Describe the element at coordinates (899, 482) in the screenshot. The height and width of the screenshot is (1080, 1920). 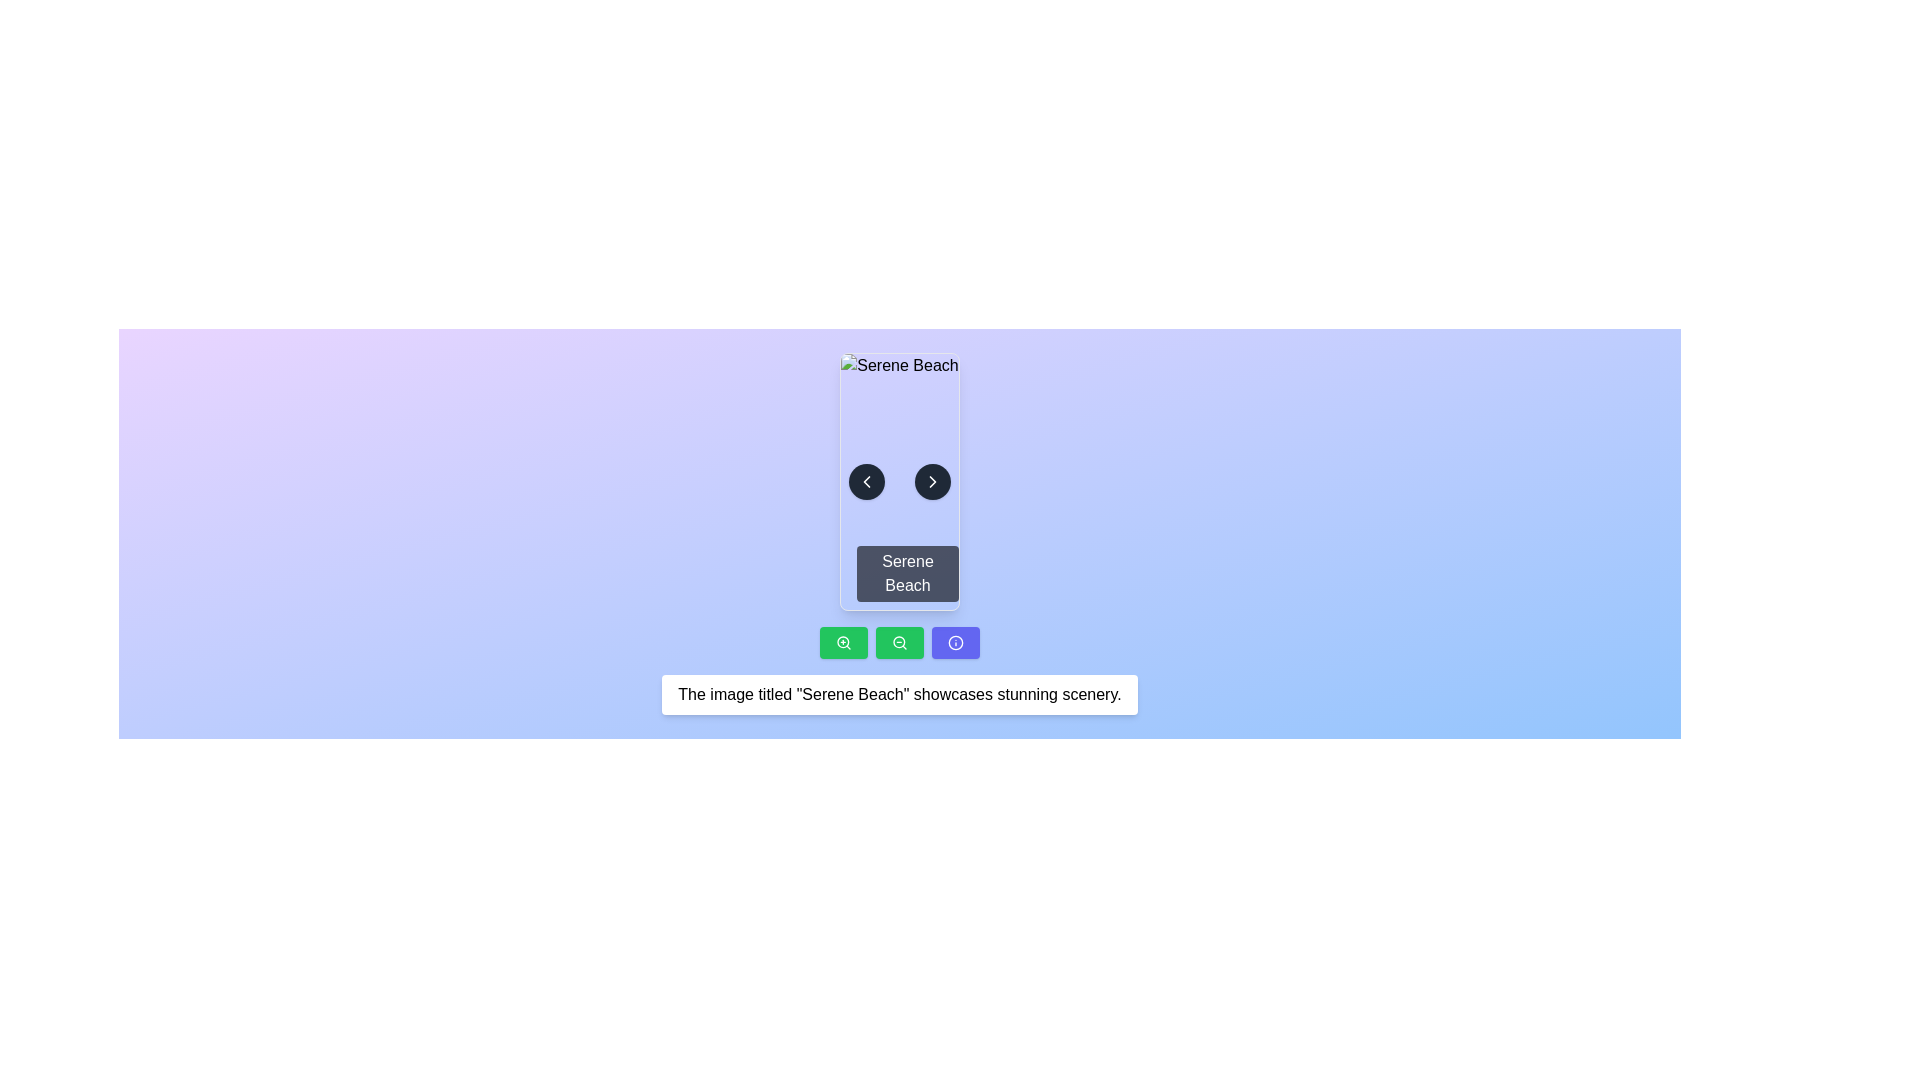
I see `on the 'Serene Beach' image with overlay and navigation controls` at that location.